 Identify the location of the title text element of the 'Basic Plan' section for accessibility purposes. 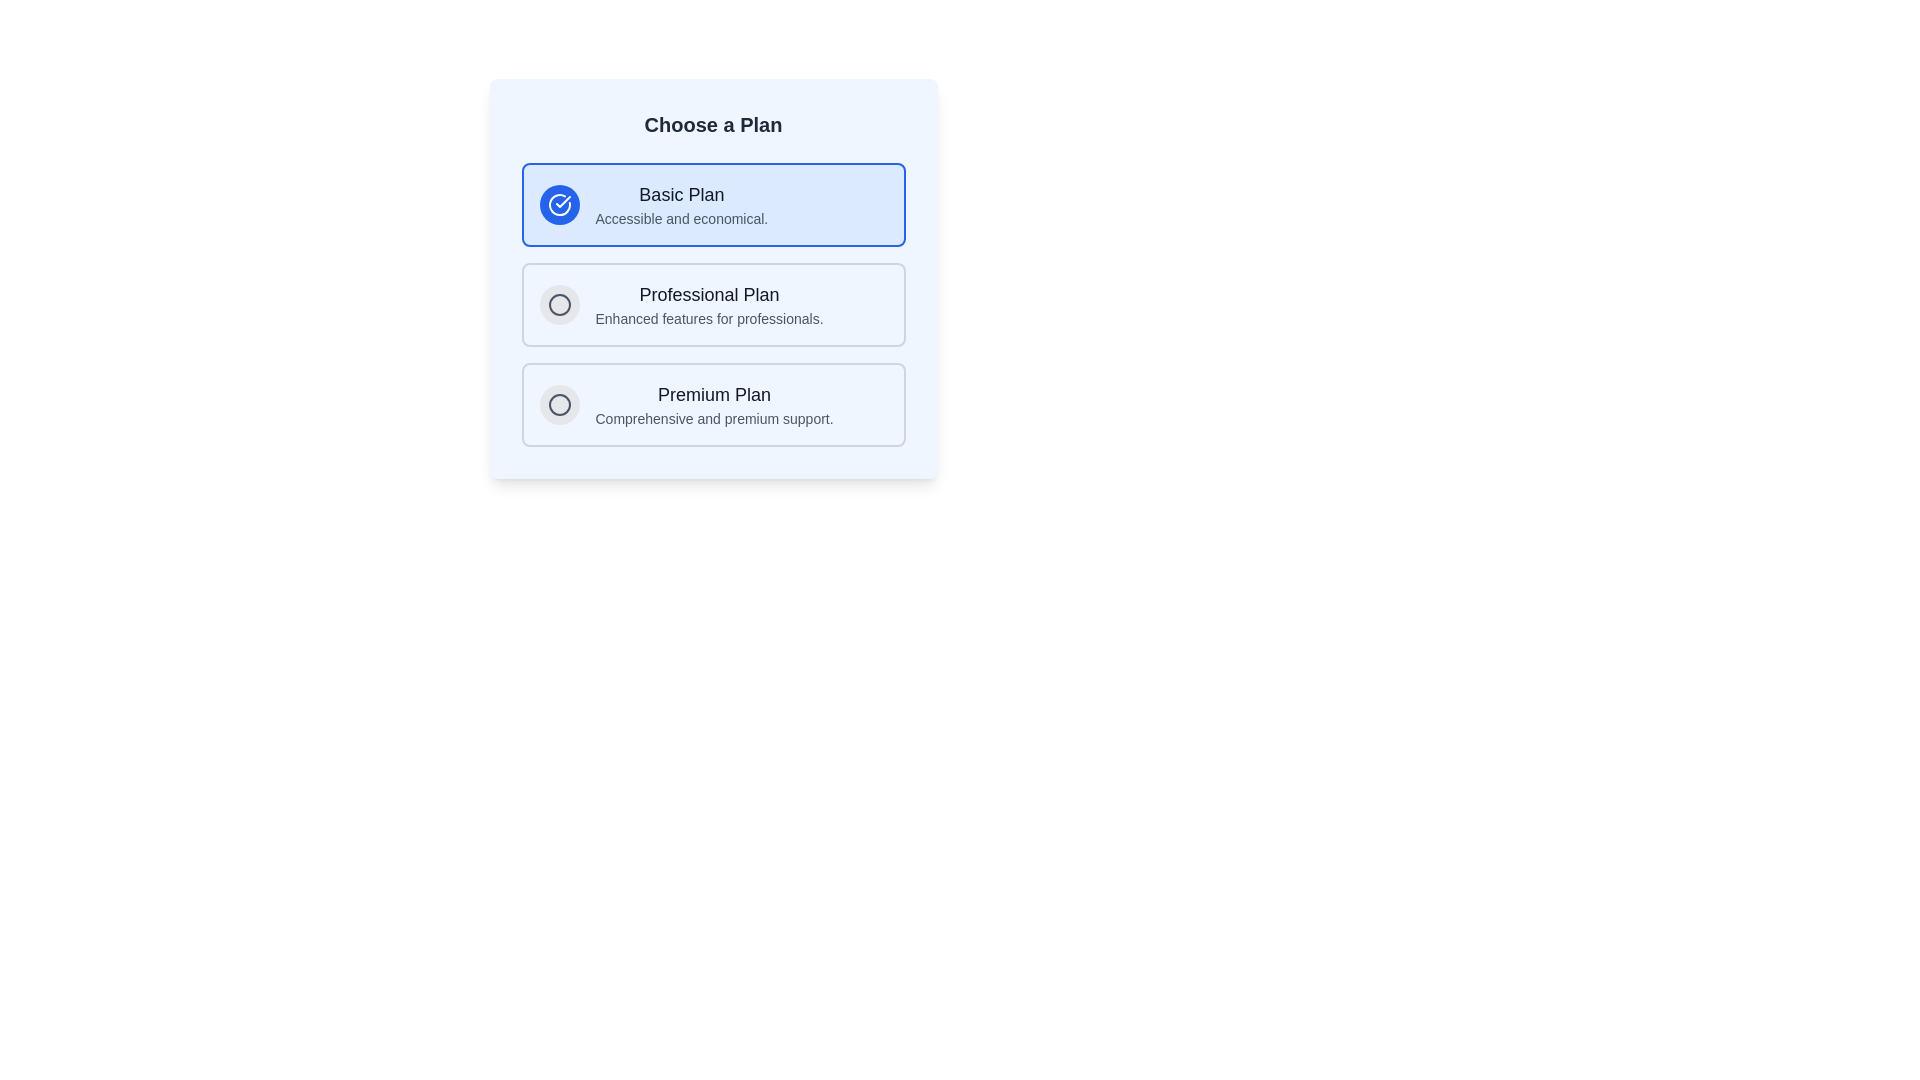
(681, 195).